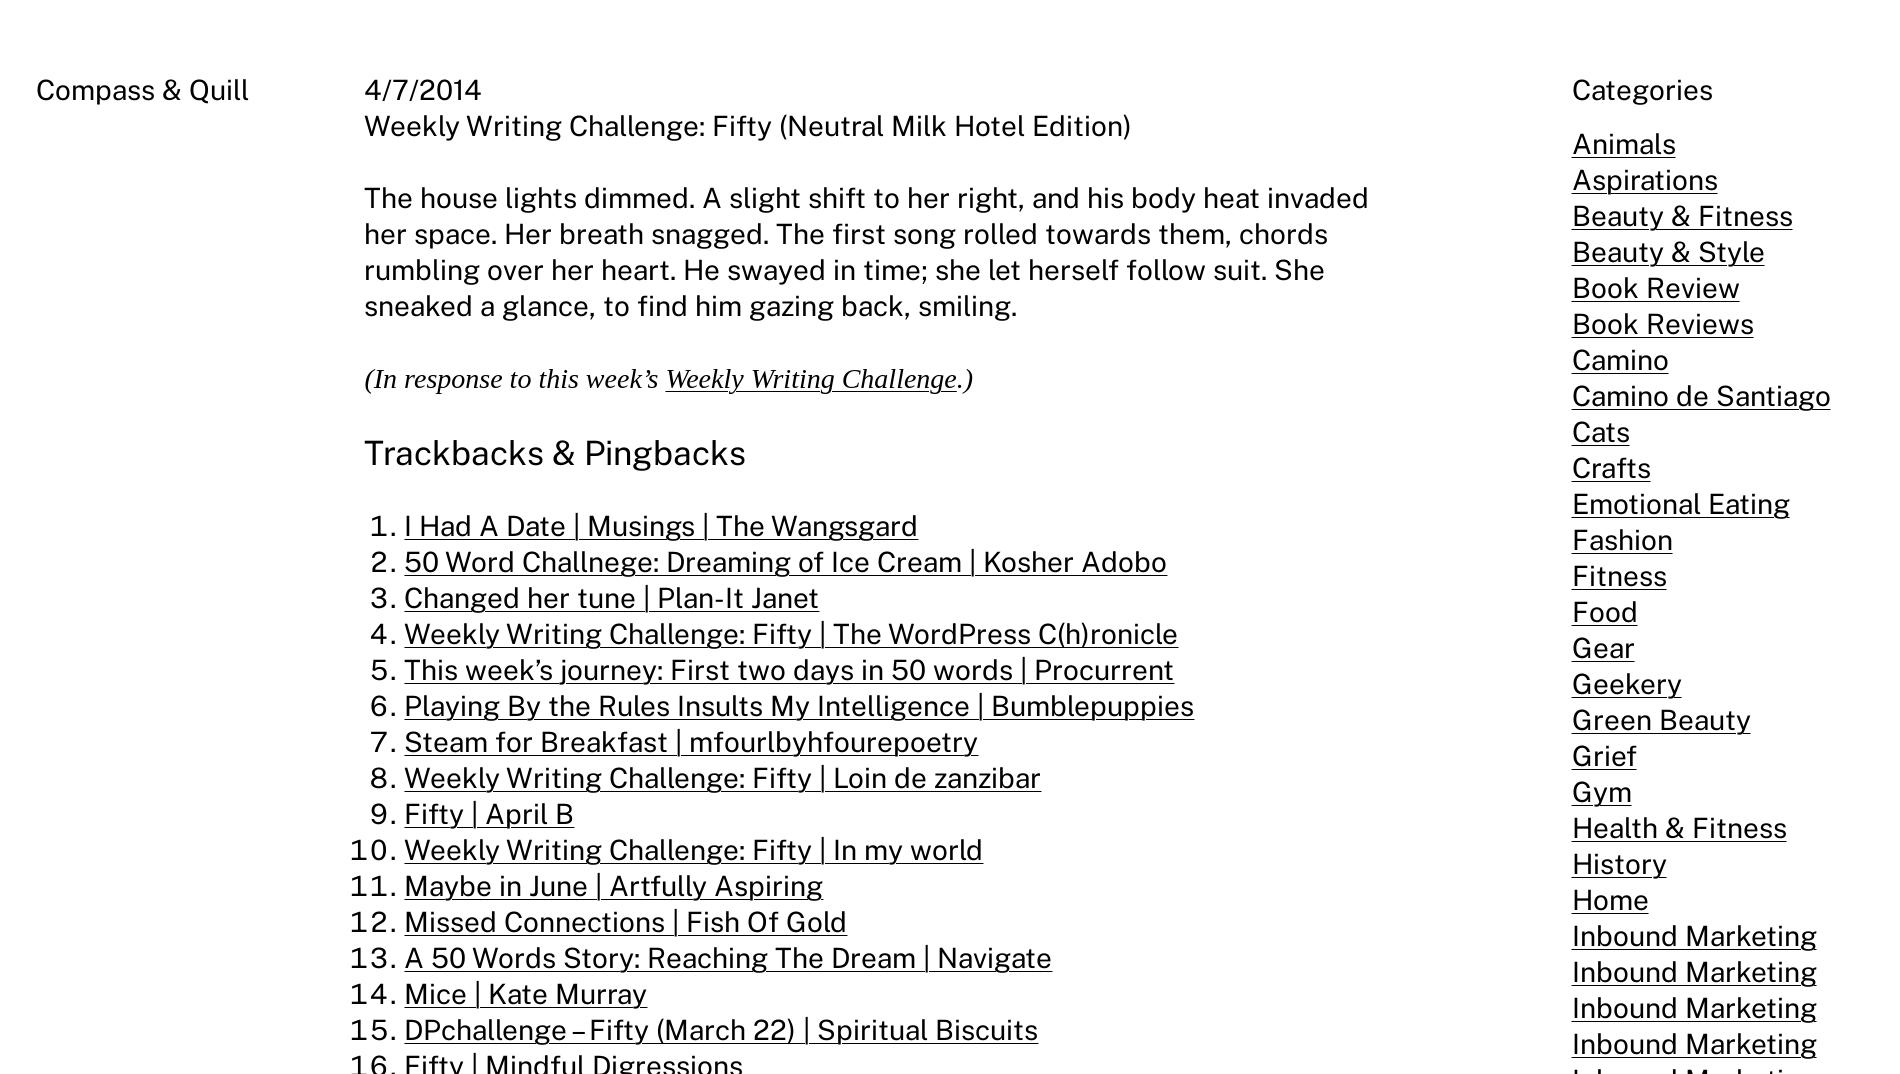 Image resolution: width=1900 pixels, height=1074 pixels. Describe the element at coordinates (1570, 250) in the screenshot. I see `'Beauty & Style'` at that location.